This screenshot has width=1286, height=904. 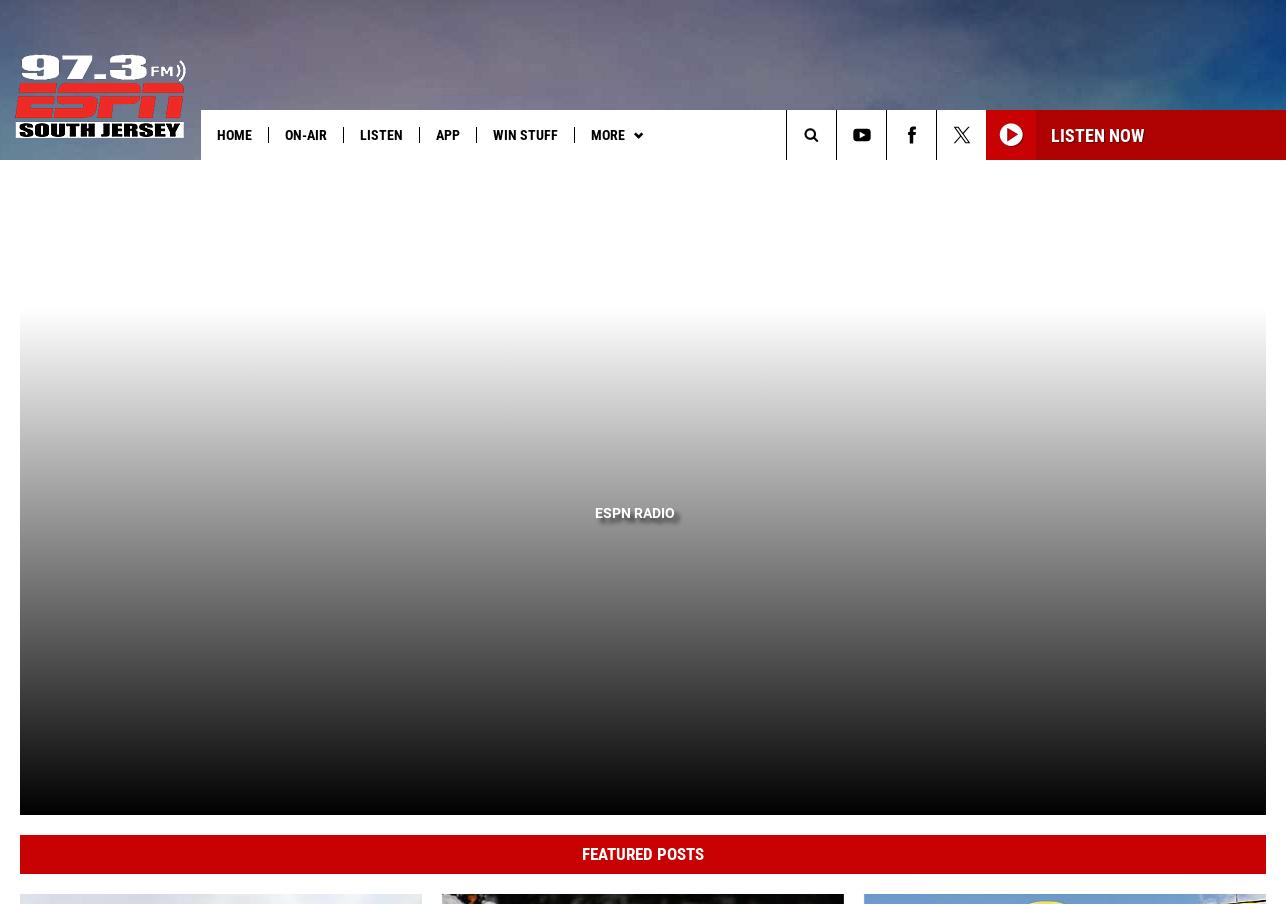 I want to click on 'South Jersey Sports', so click(x=526, y=176).